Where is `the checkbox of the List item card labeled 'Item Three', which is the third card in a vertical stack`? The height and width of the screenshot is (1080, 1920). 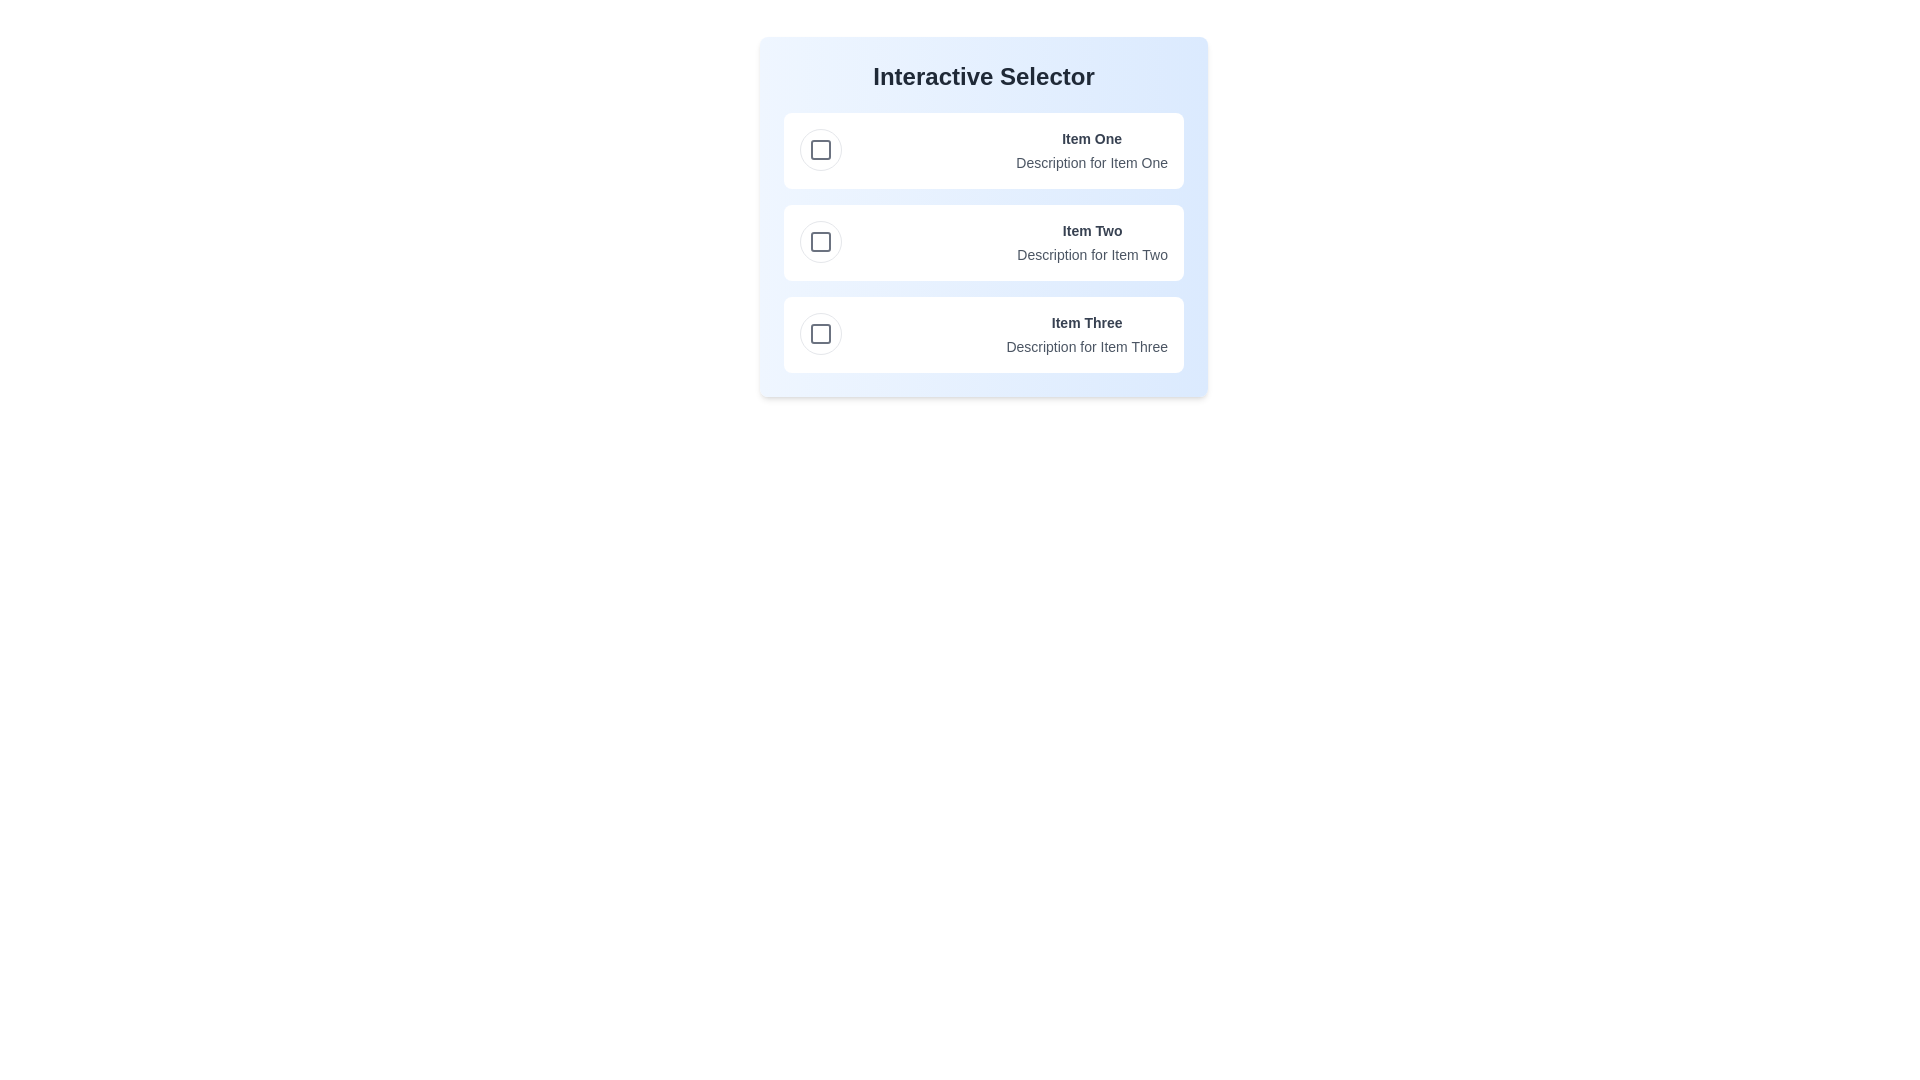 the checkbox of the List item card labeled 'Item Three', which is the third card in a vertical stack is located at coordinates (983, 334).